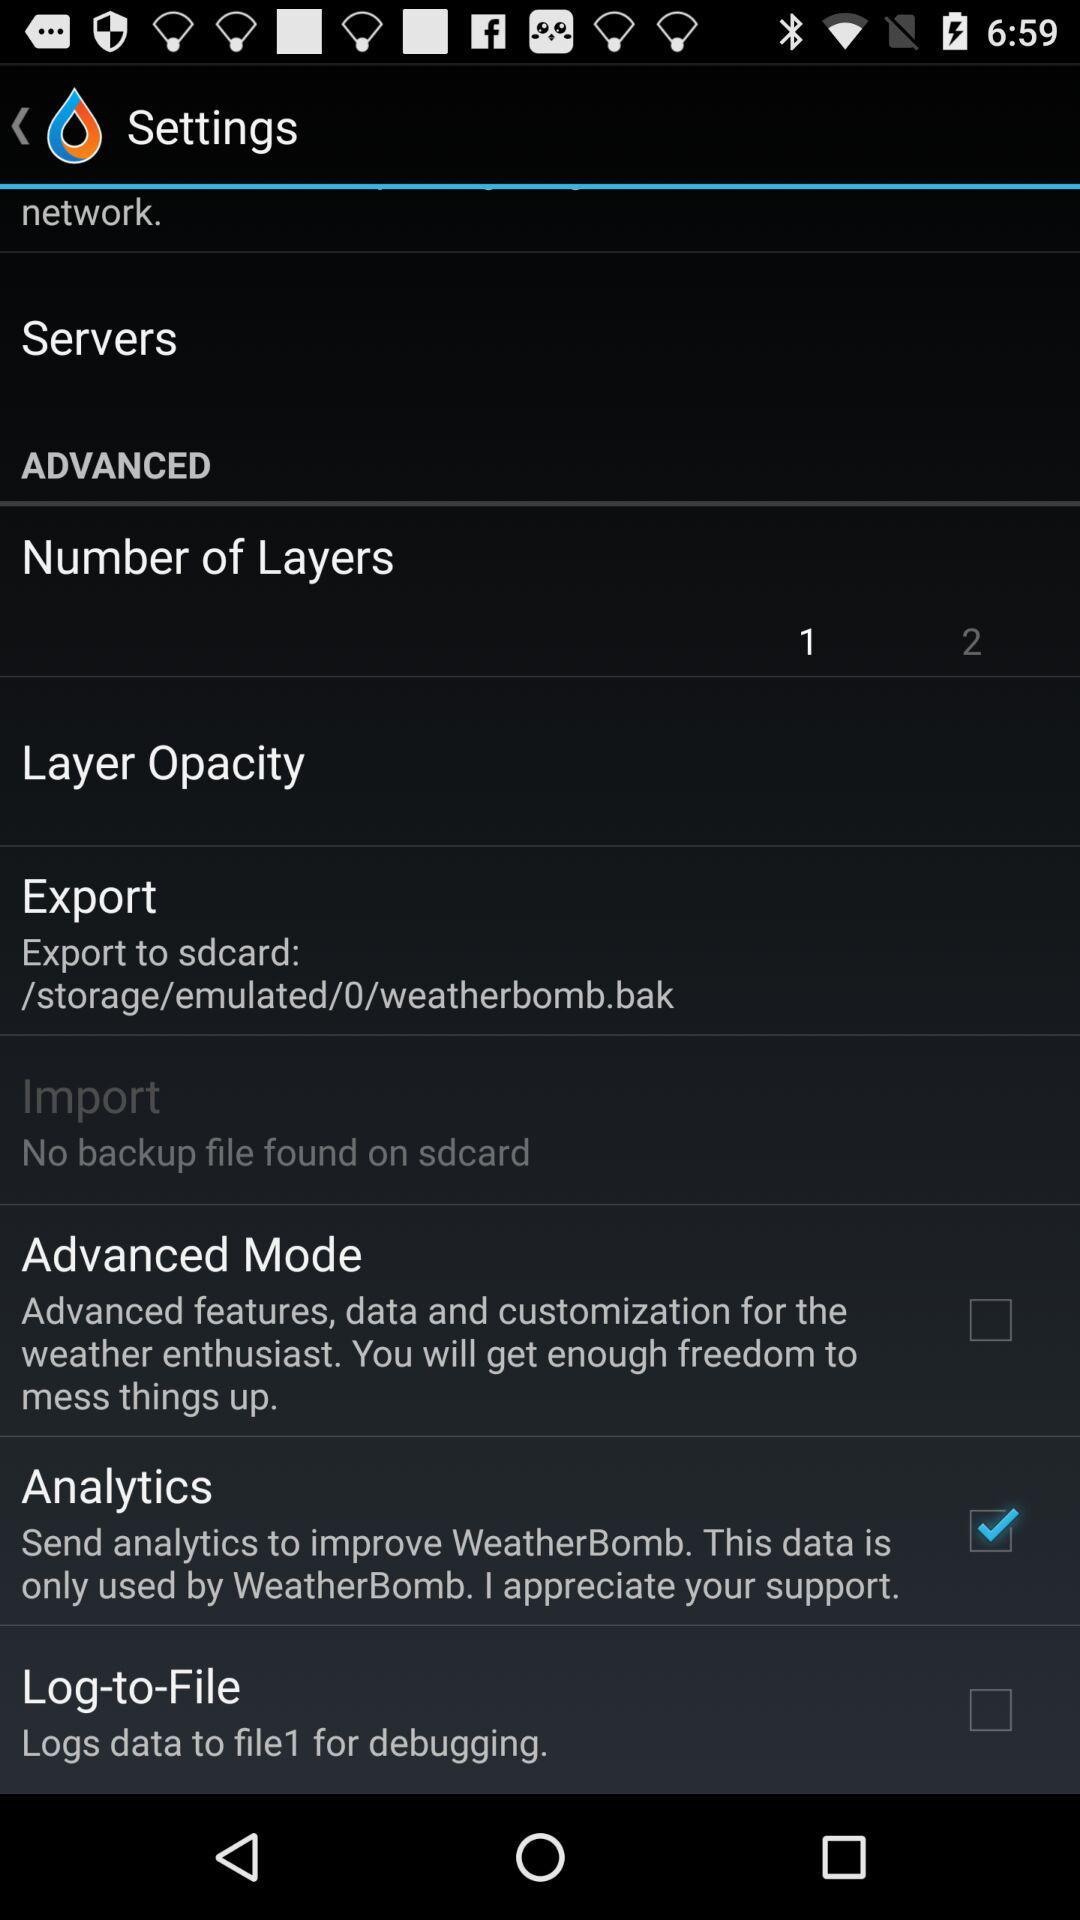 This screenshot has width=1080, height=1920. What do you see at coordinates (463, 1561) in the screenshot?
I see `the send analytics to` at bounding box center [463, 1561].